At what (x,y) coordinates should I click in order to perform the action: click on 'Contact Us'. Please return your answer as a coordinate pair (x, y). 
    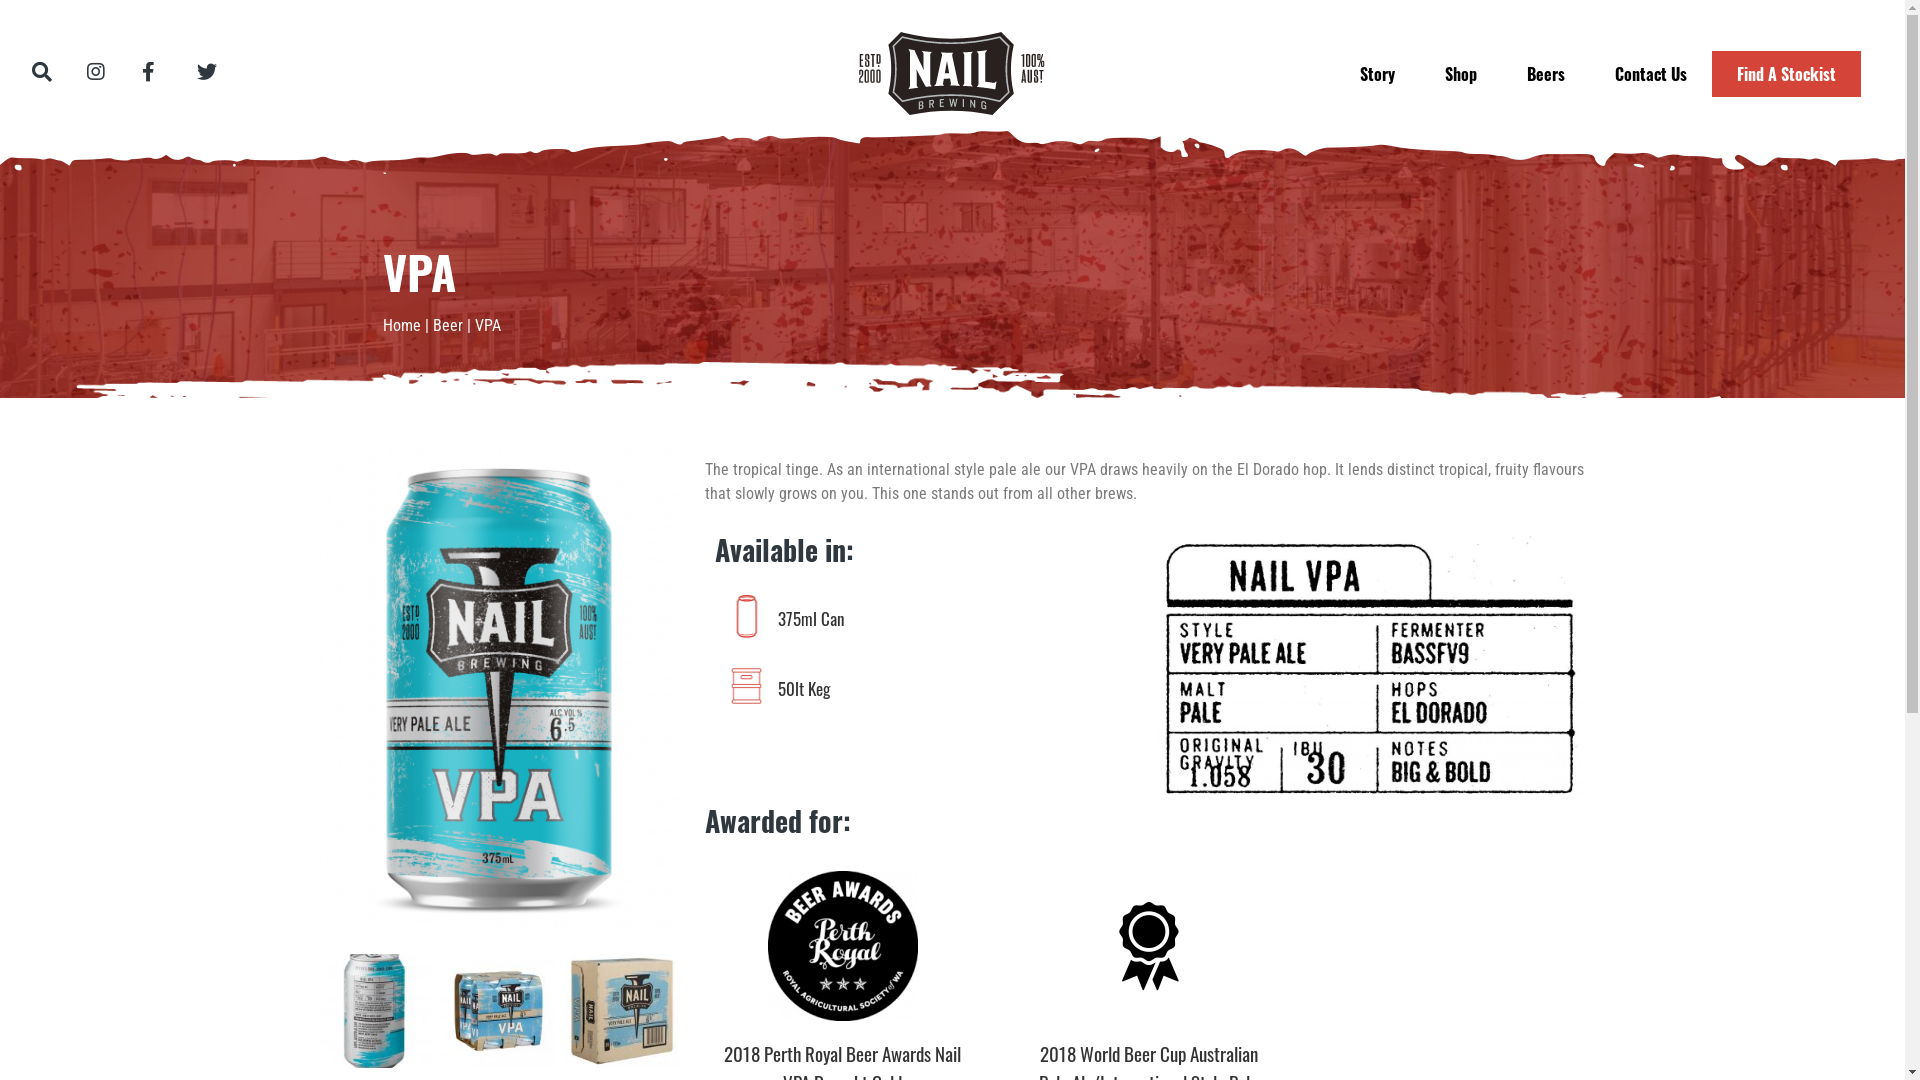
    Looking at the image, I should click on (1651, 72).